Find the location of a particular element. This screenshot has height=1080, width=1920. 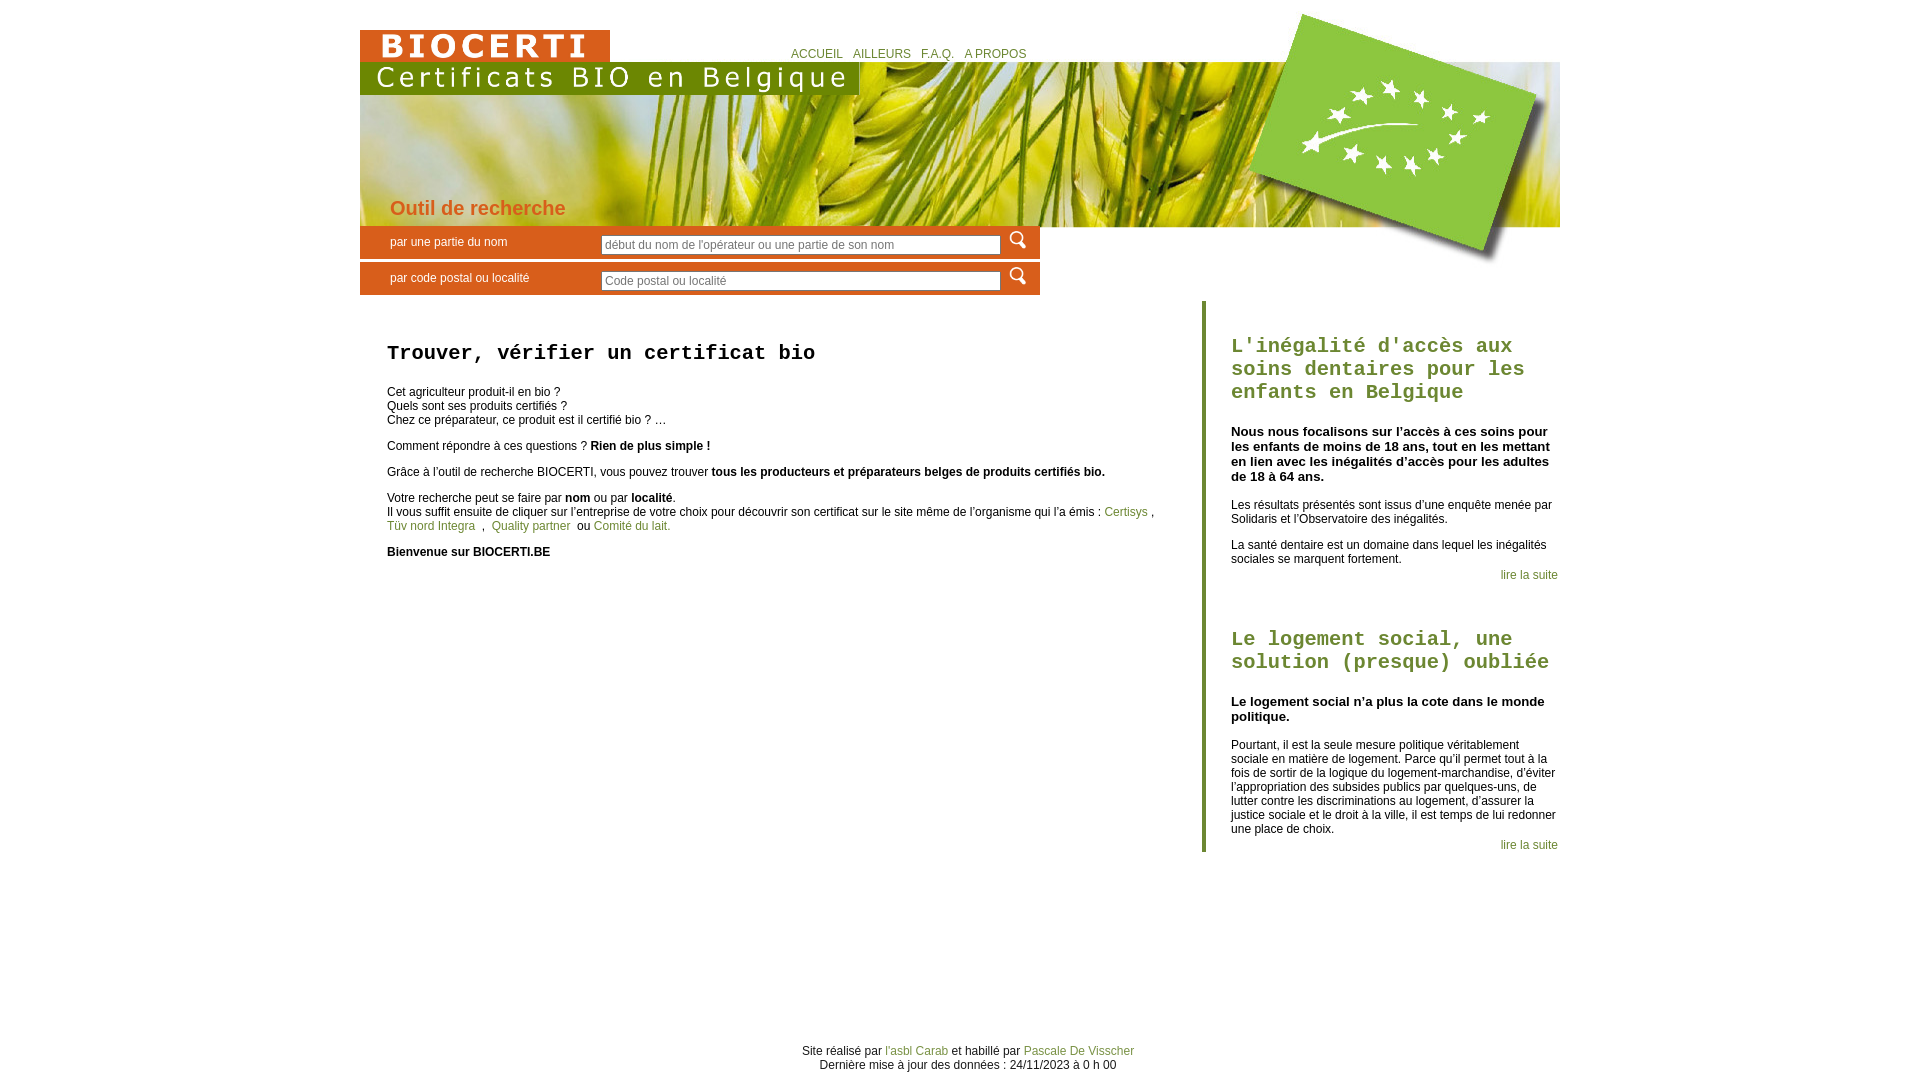

'Pascale De Visscher' is located at coordinates (1023, 1049).